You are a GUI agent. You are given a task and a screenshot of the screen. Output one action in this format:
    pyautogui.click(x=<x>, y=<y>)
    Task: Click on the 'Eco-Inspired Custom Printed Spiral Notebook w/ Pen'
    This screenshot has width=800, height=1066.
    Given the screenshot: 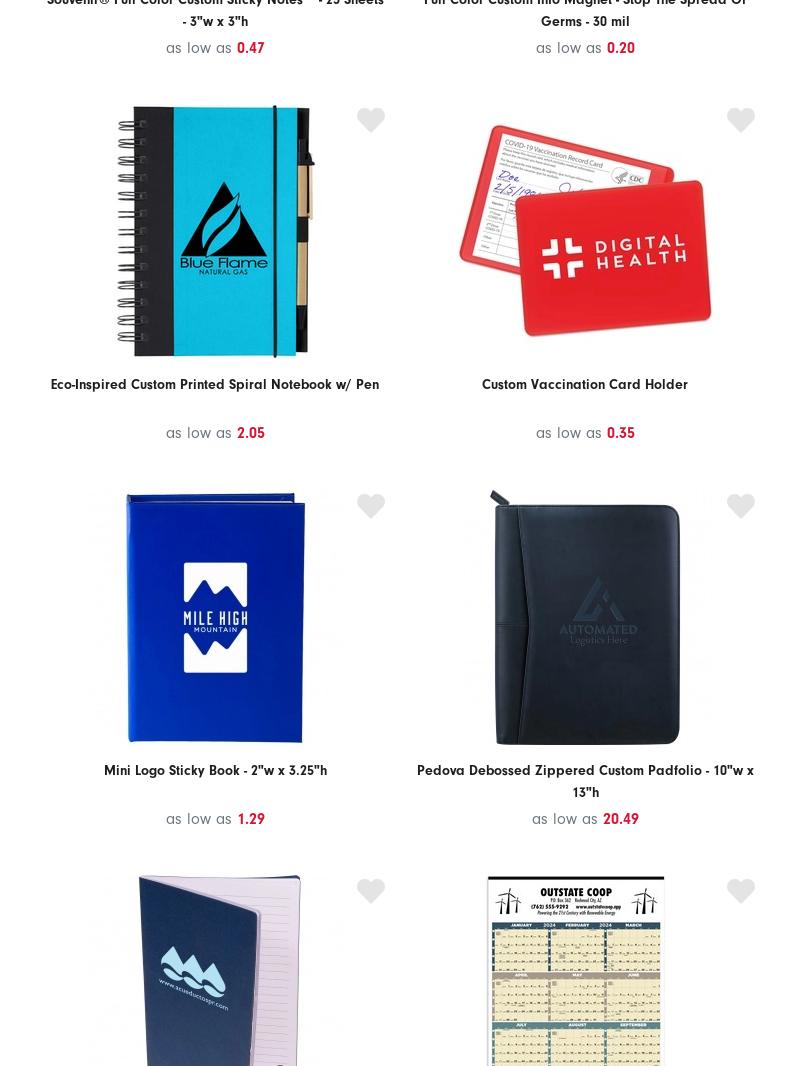 What is the action you would take?
    pyautogui.click(x=50, y=384)
    